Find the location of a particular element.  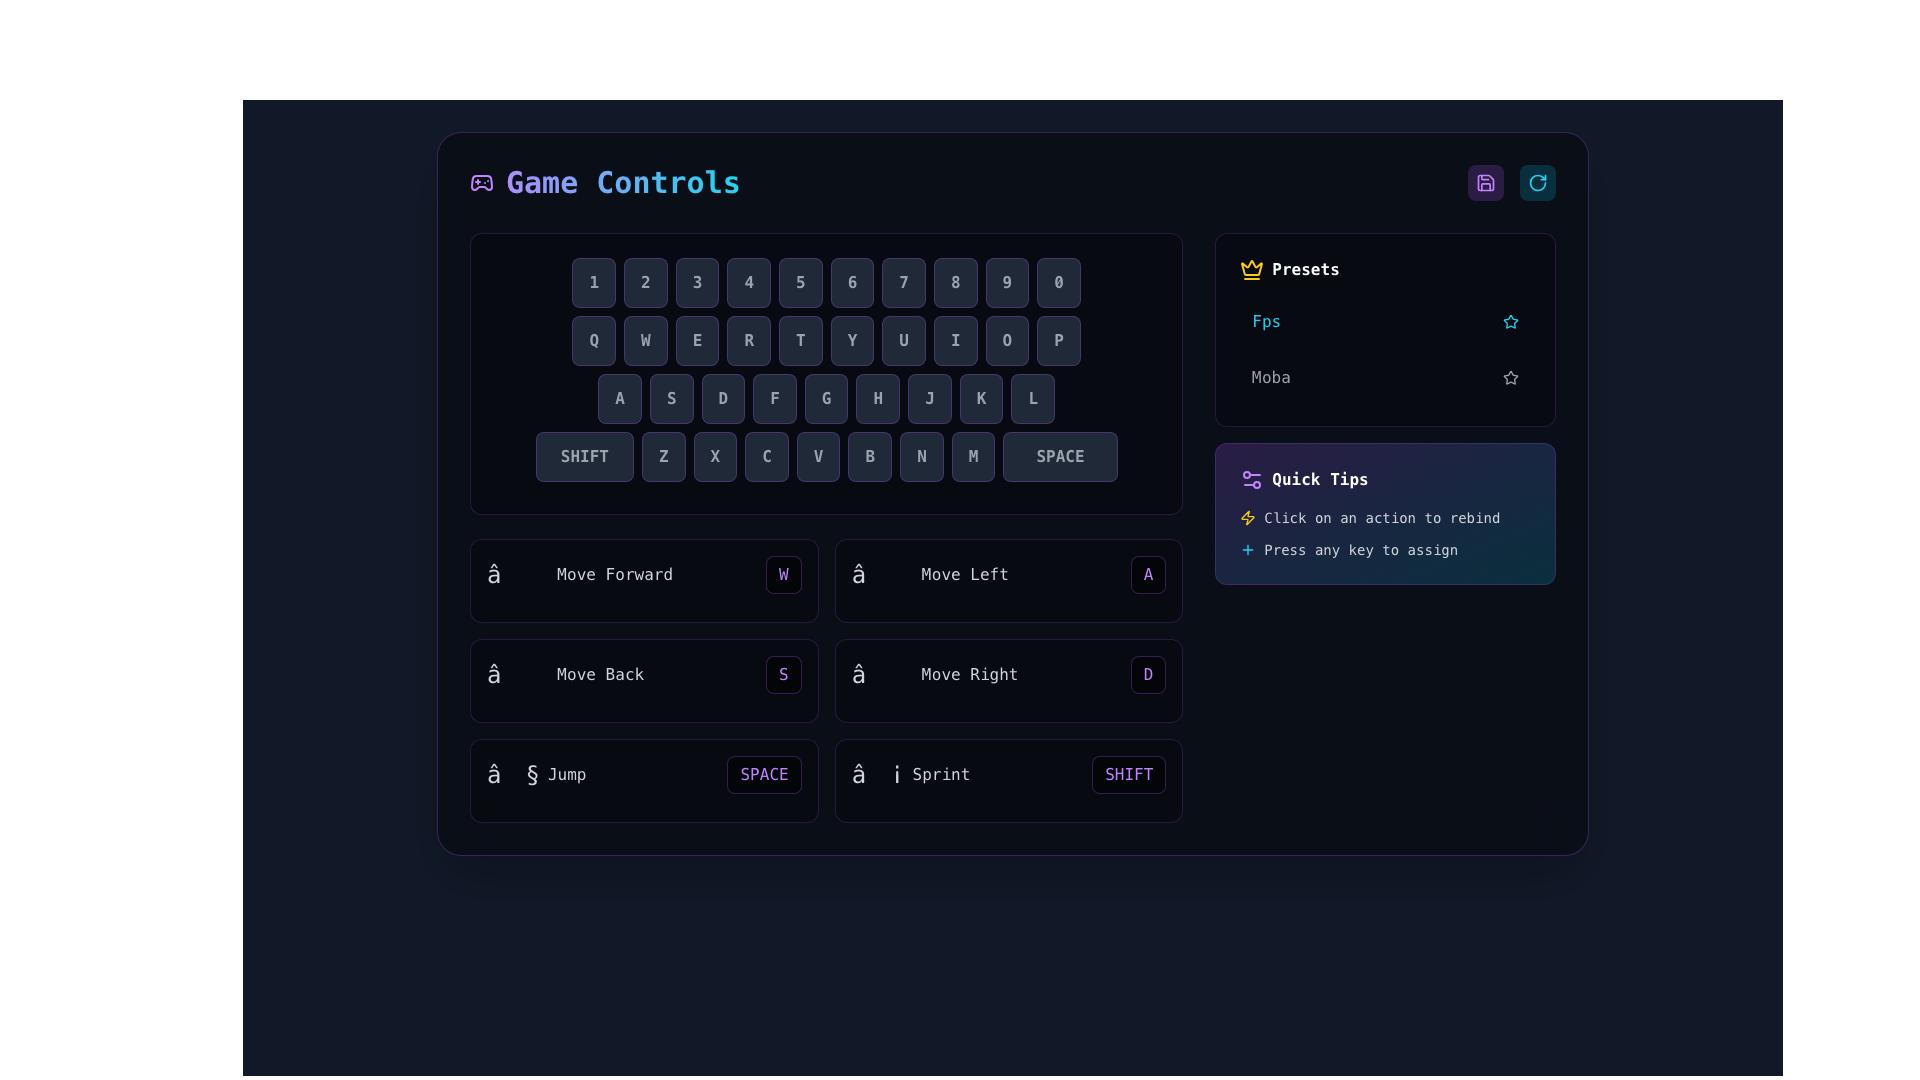

the text contained in the button representing the SPACE key, which is used for the Jump action in the game, located in the lower portion of the grid arrangement is located at coordinates (763, 774).